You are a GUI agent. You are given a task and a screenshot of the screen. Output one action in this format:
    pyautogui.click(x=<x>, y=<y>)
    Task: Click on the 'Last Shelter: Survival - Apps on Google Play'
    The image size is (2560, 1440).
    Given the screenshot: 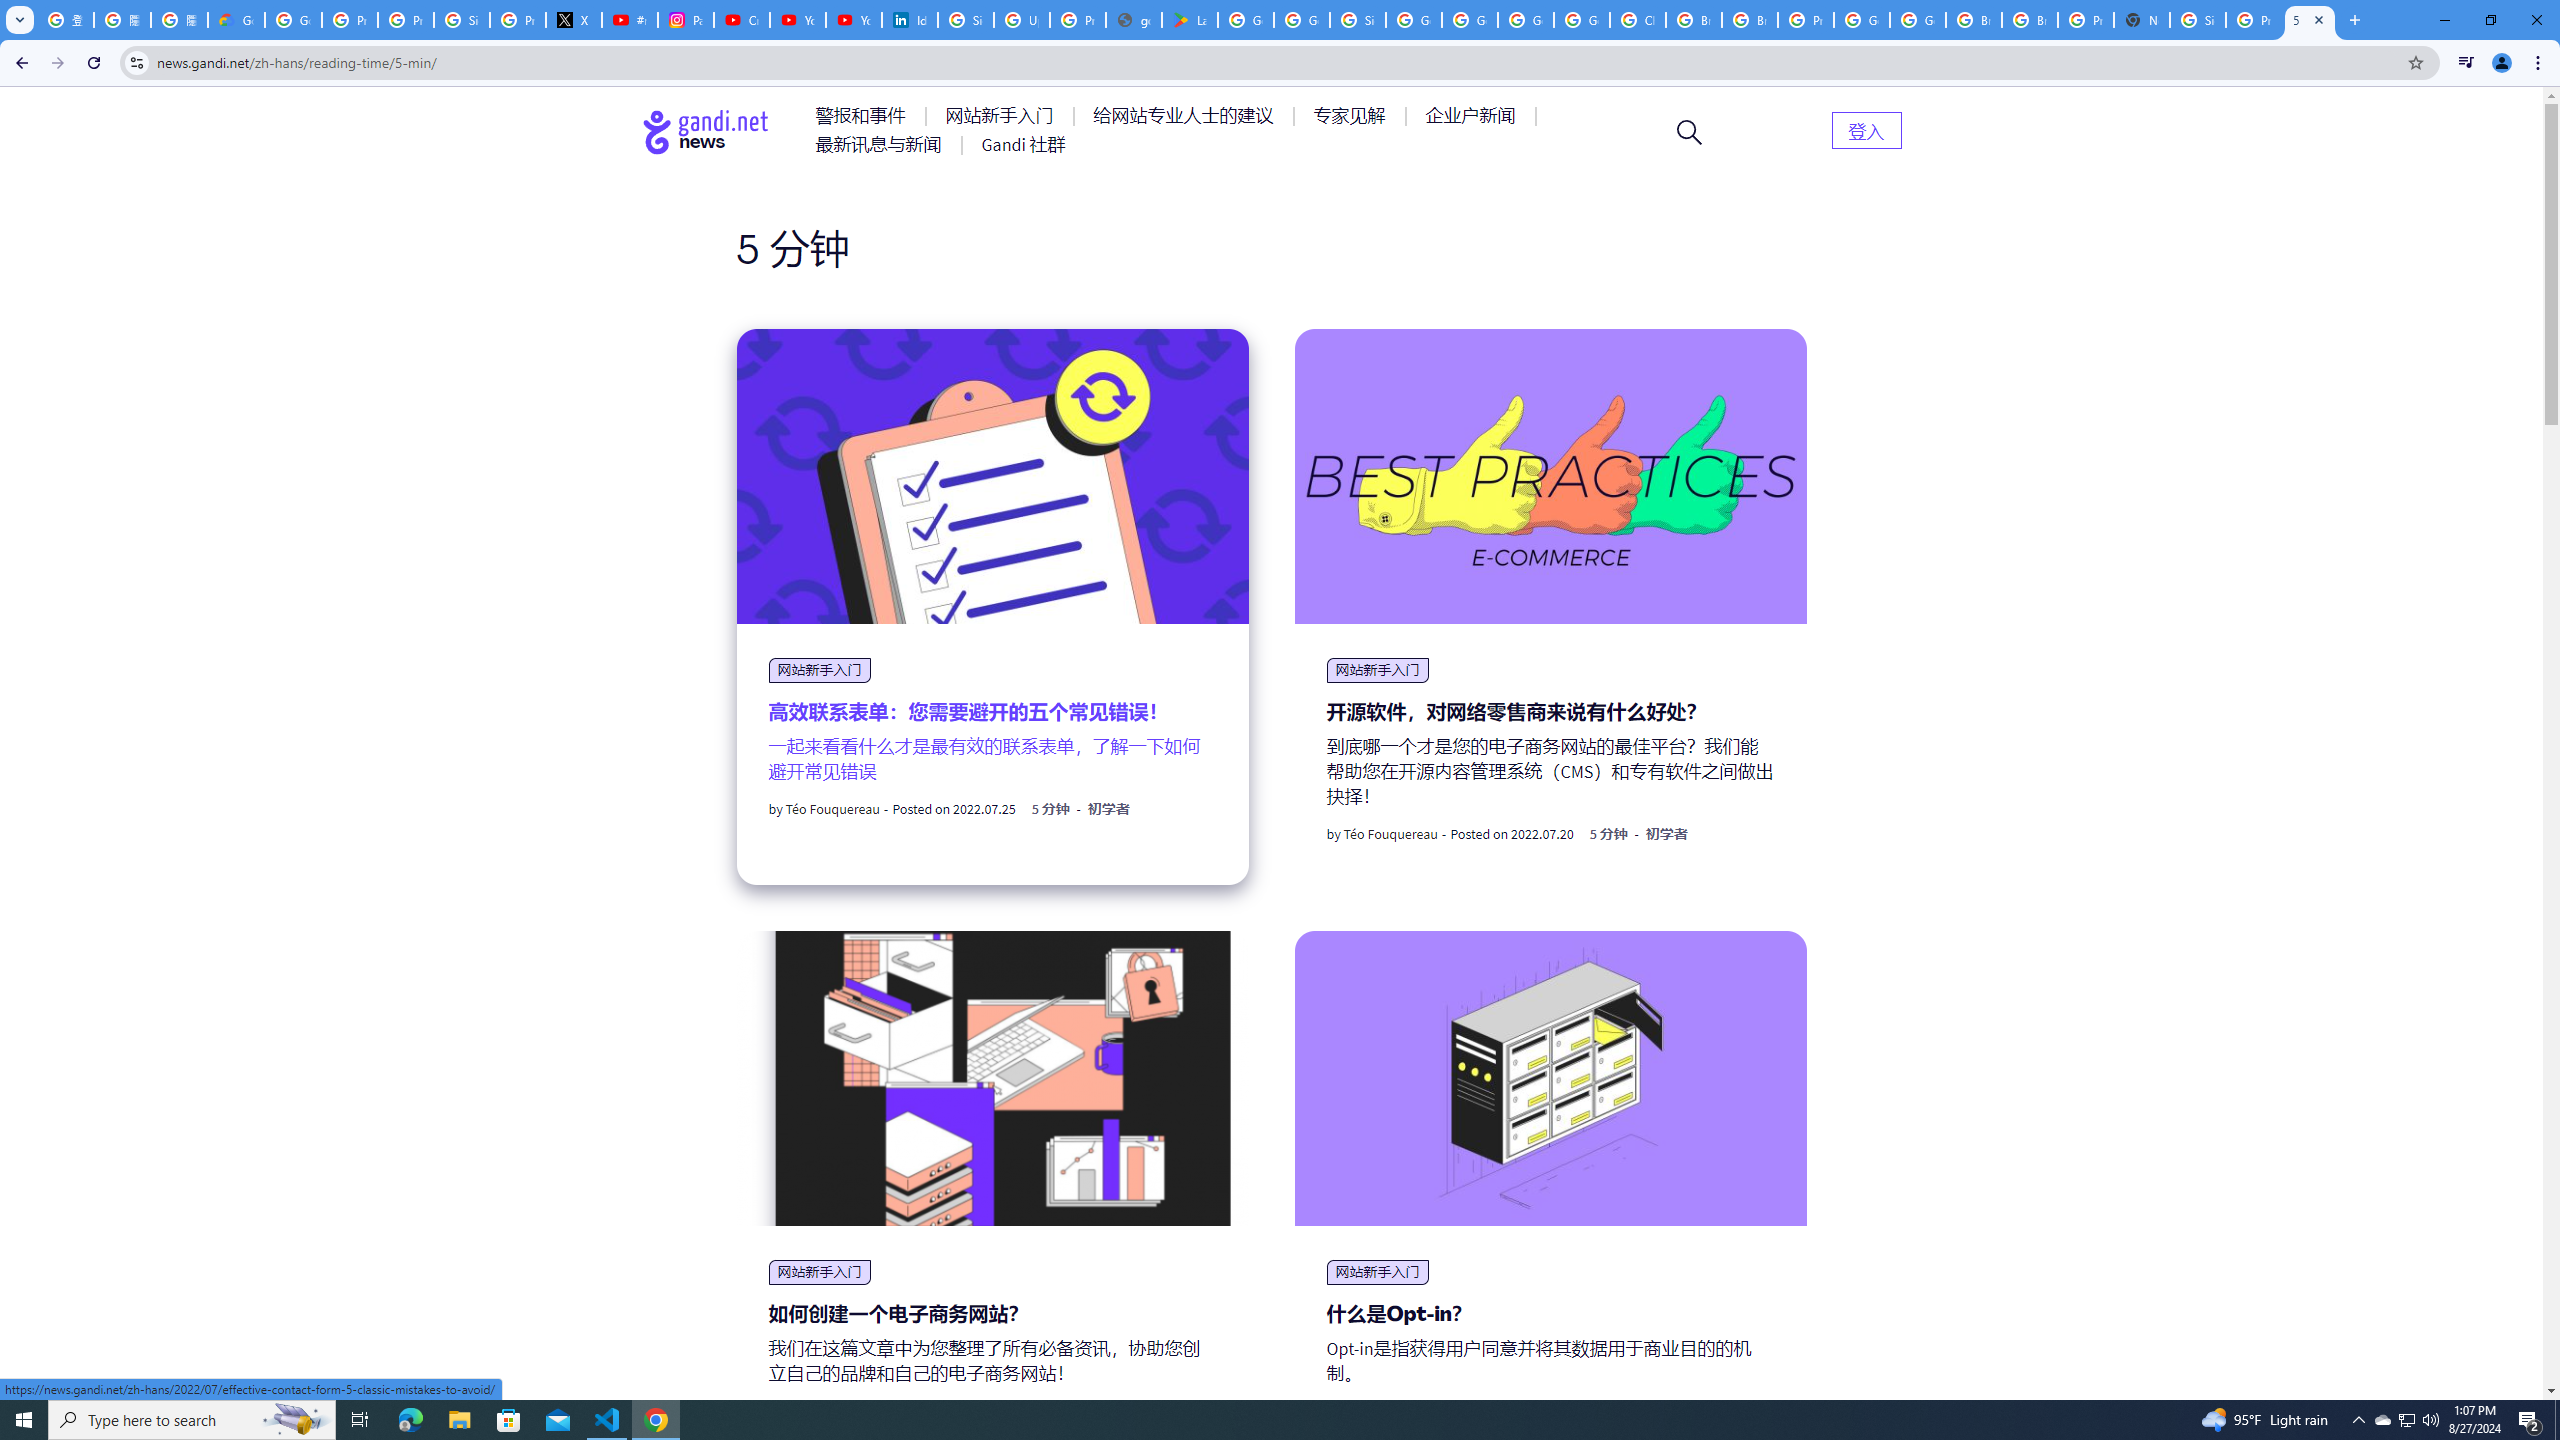 What is the action you would take?
    pyautogui.click(x=1189, y=19)
    